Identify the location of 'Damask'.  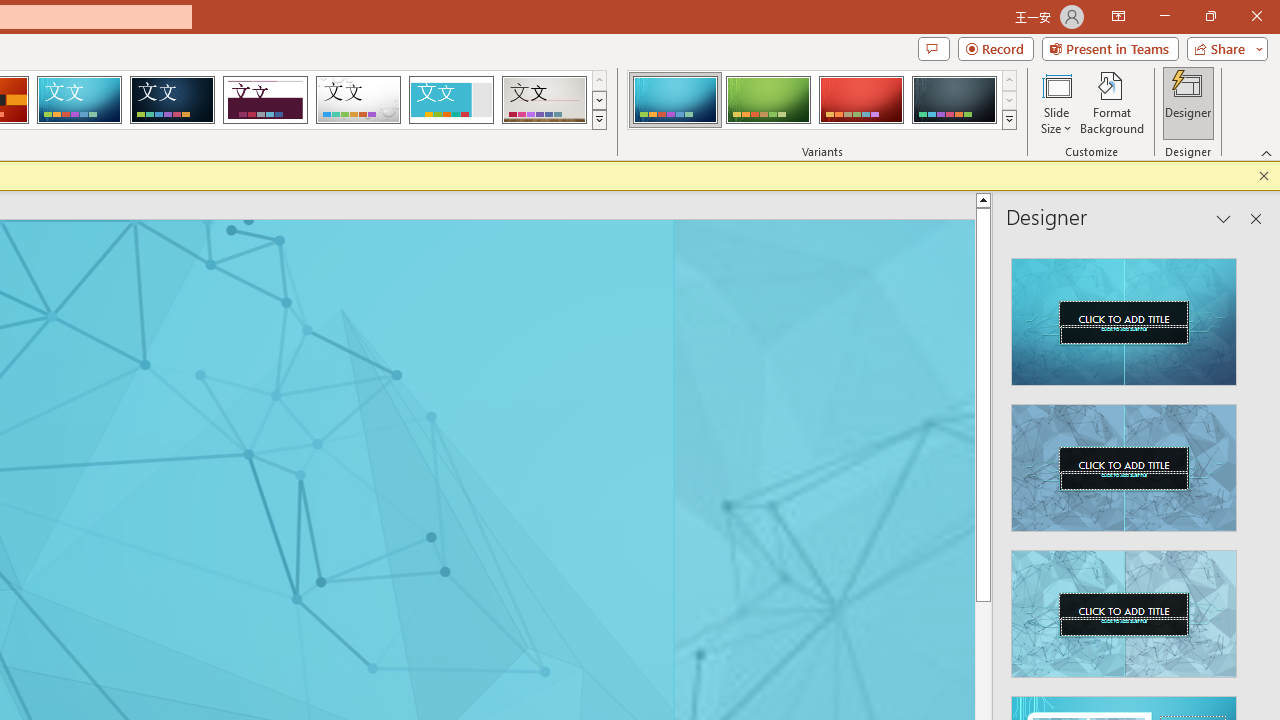
(172, 100).